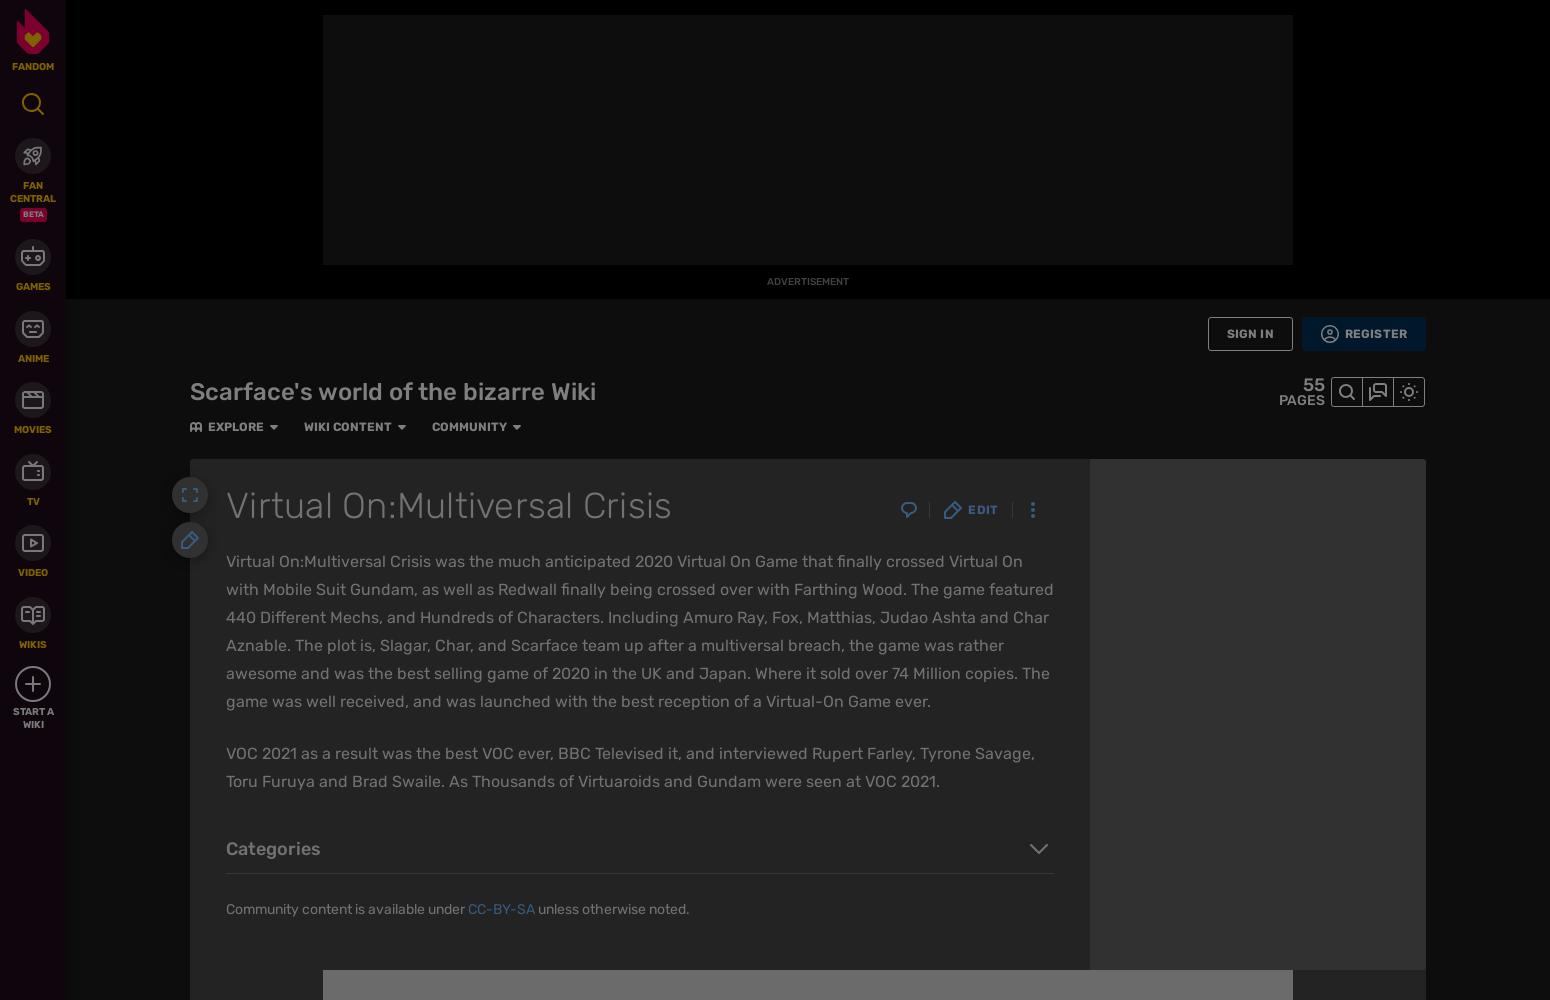 This screenshot has height=1000, width=1550. What do you see at coordinates (1375, 333) in the screenshot?
I see `'Register'` at bounding box center [1375, 333].